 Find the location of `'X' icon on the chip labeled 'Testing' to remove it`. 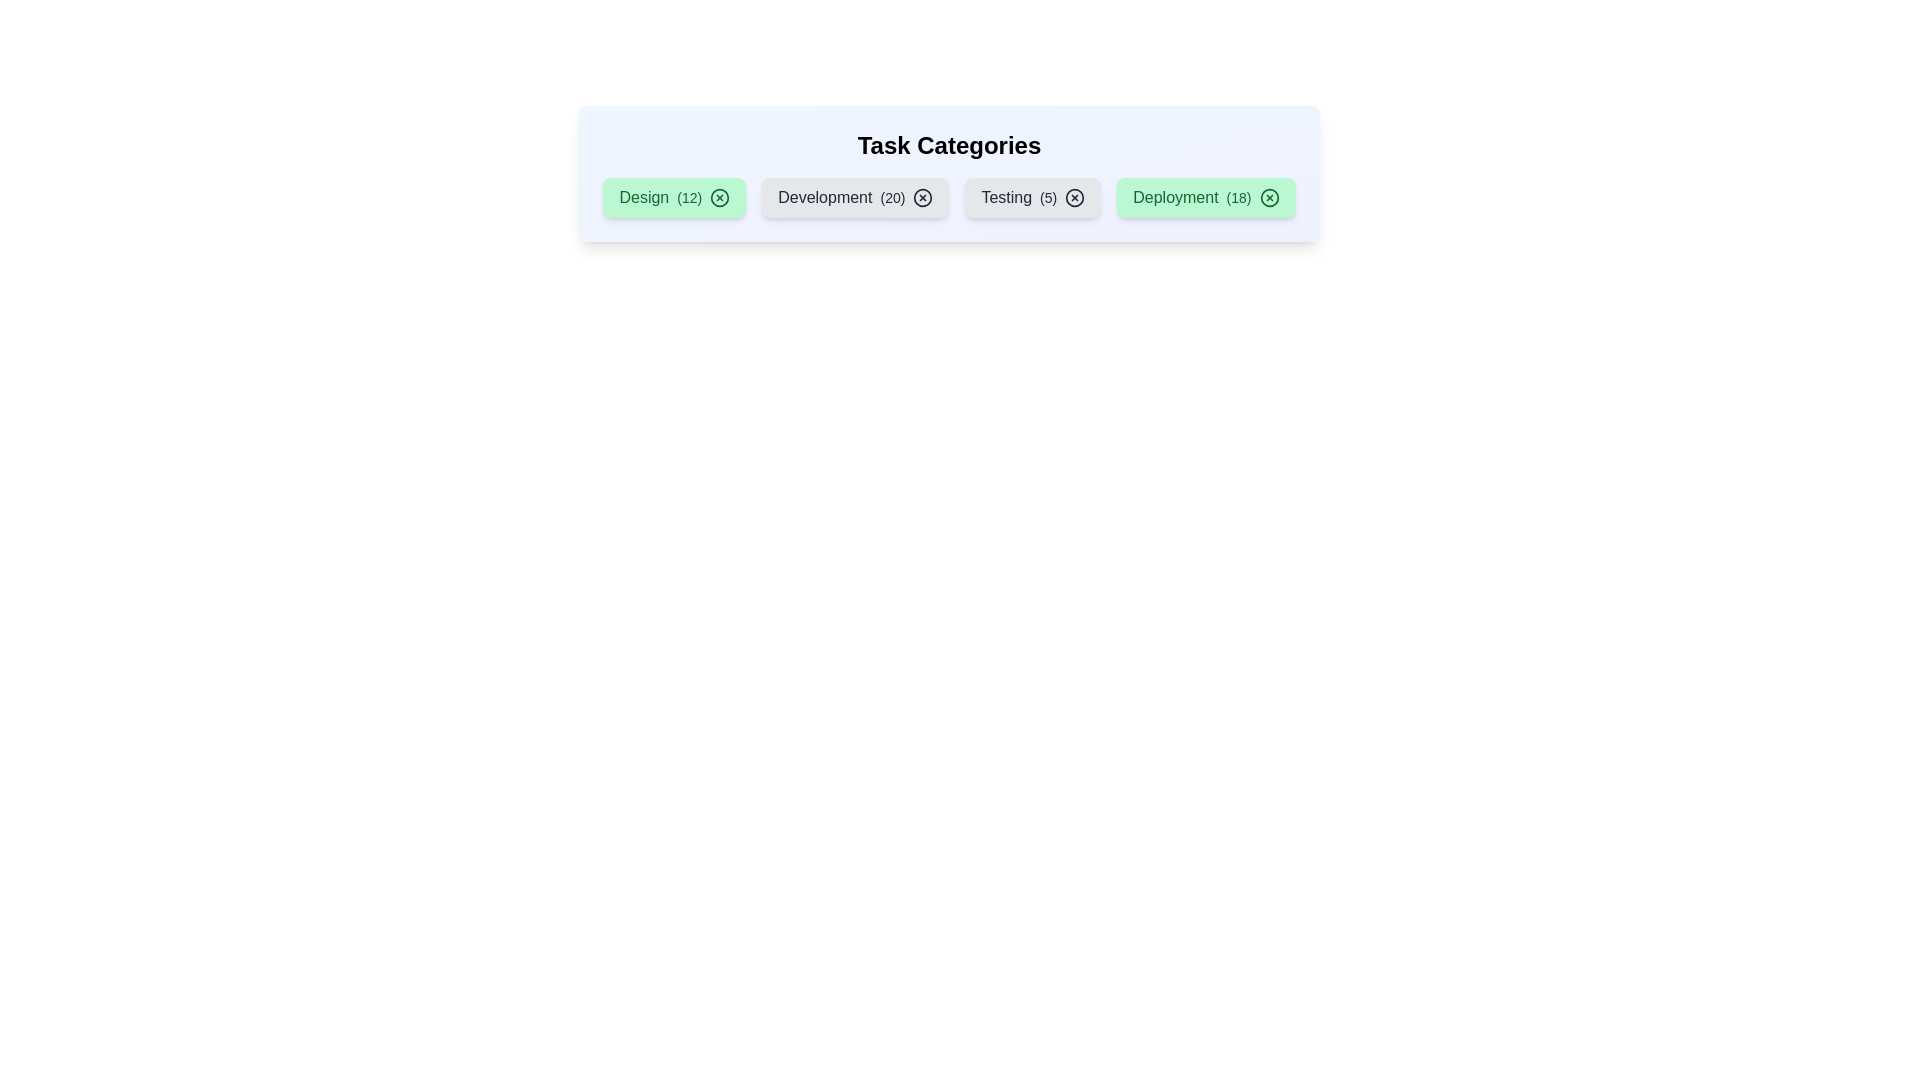

'X' icon on the chip labeled 'Testing' to remove it is located at coordinates (1074, 197).